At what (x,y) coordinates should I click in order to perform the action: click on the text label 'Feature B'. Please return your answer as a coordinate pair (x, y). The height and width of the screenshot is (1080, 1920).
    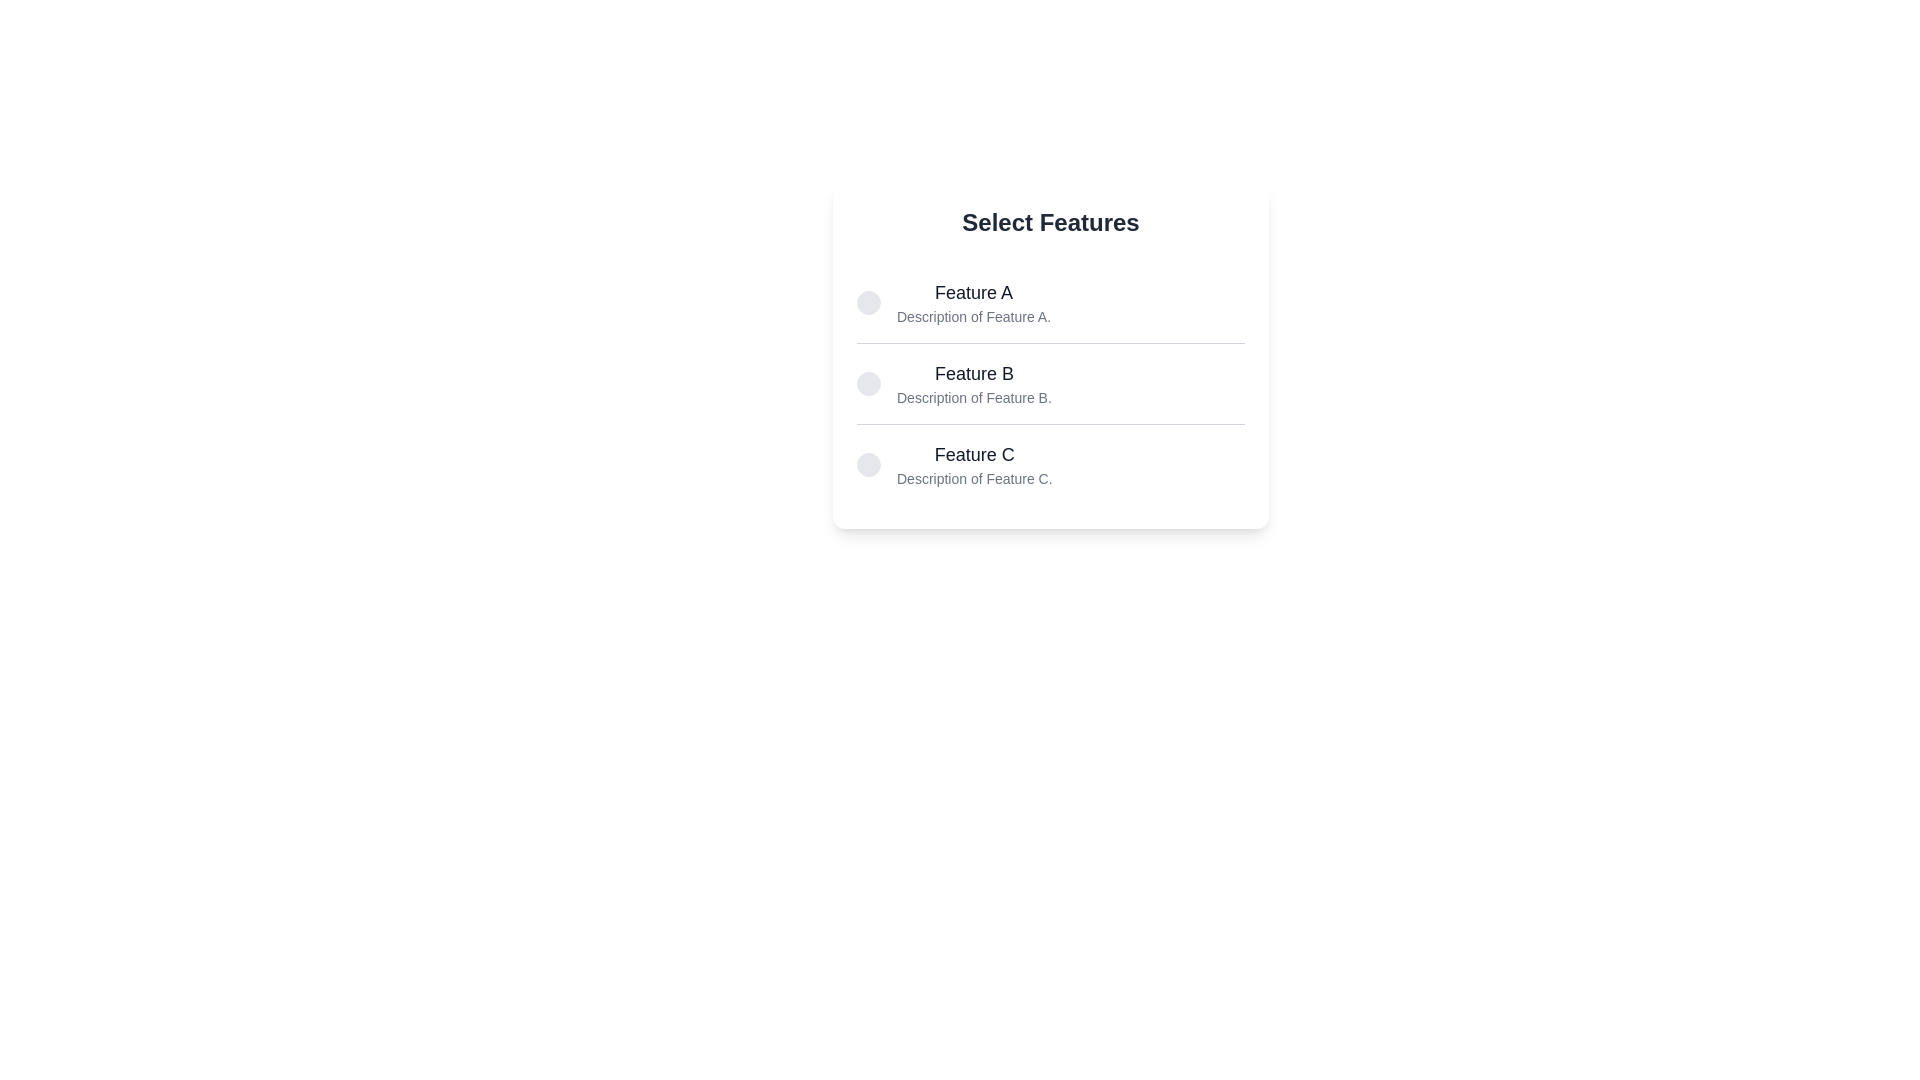
    Looking at the image, I should click on (974, 374).